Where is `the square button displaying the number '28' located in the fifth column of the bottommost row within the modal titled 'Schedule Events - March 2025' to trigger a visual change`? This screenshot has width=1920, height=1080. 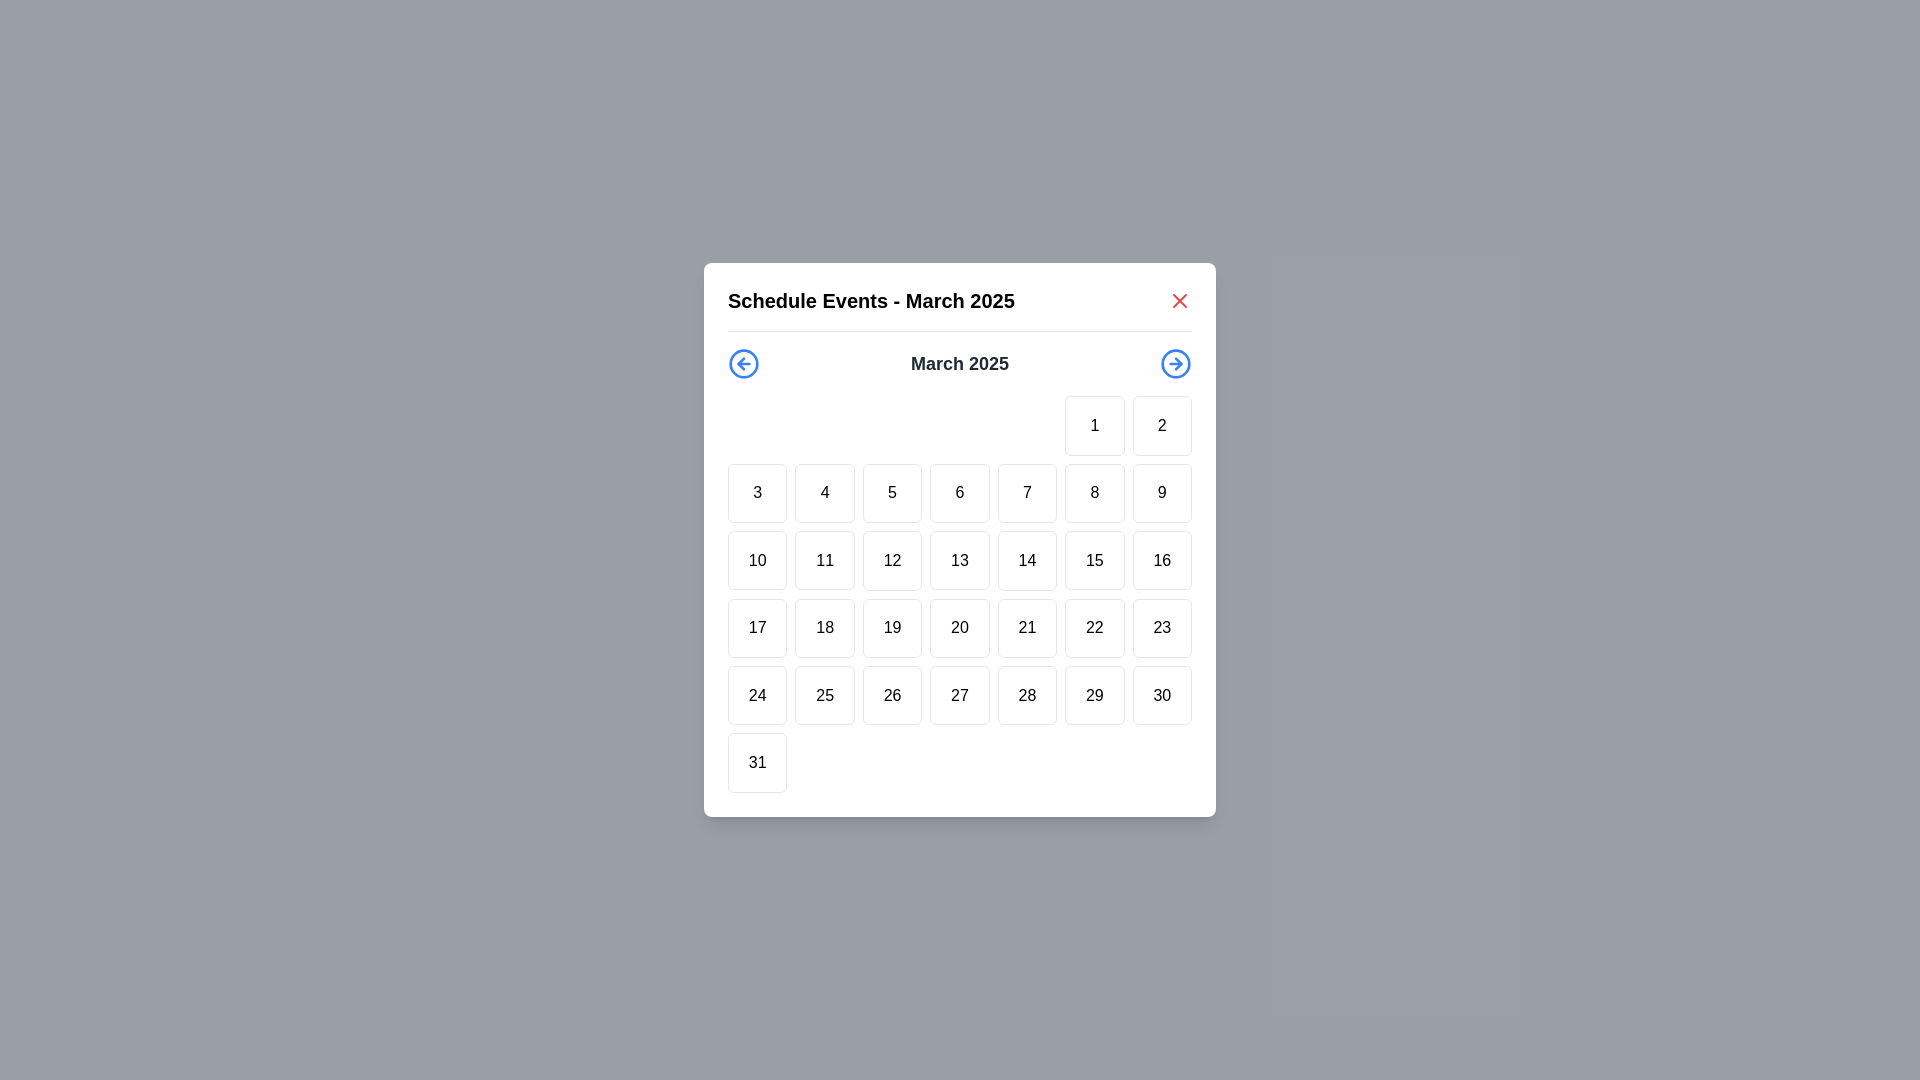
the square button displaying the number '28' located in the fifth column of the bottommost row within the modal titled 'Schedule Events - March 2025' to trigger a visual change is located at coordinates (1027, 694).